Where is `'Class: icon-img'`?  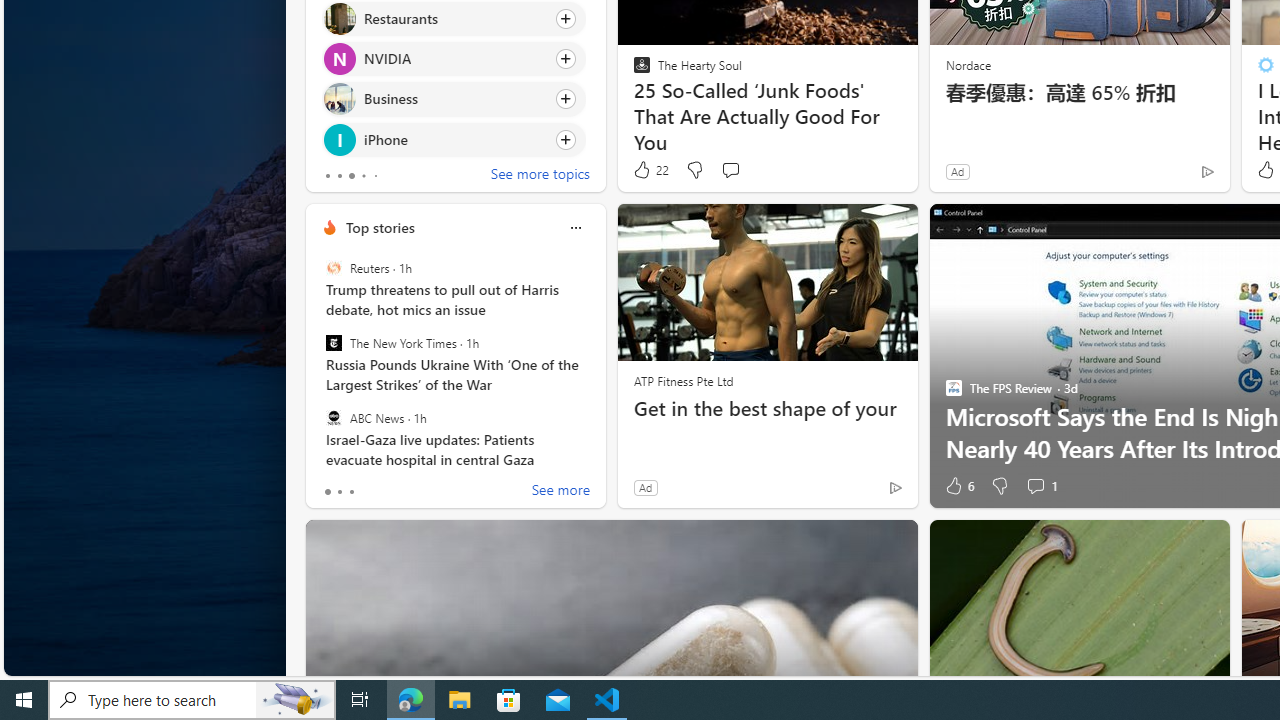 'Class: icon-img' is located at coordinates (574, 227).